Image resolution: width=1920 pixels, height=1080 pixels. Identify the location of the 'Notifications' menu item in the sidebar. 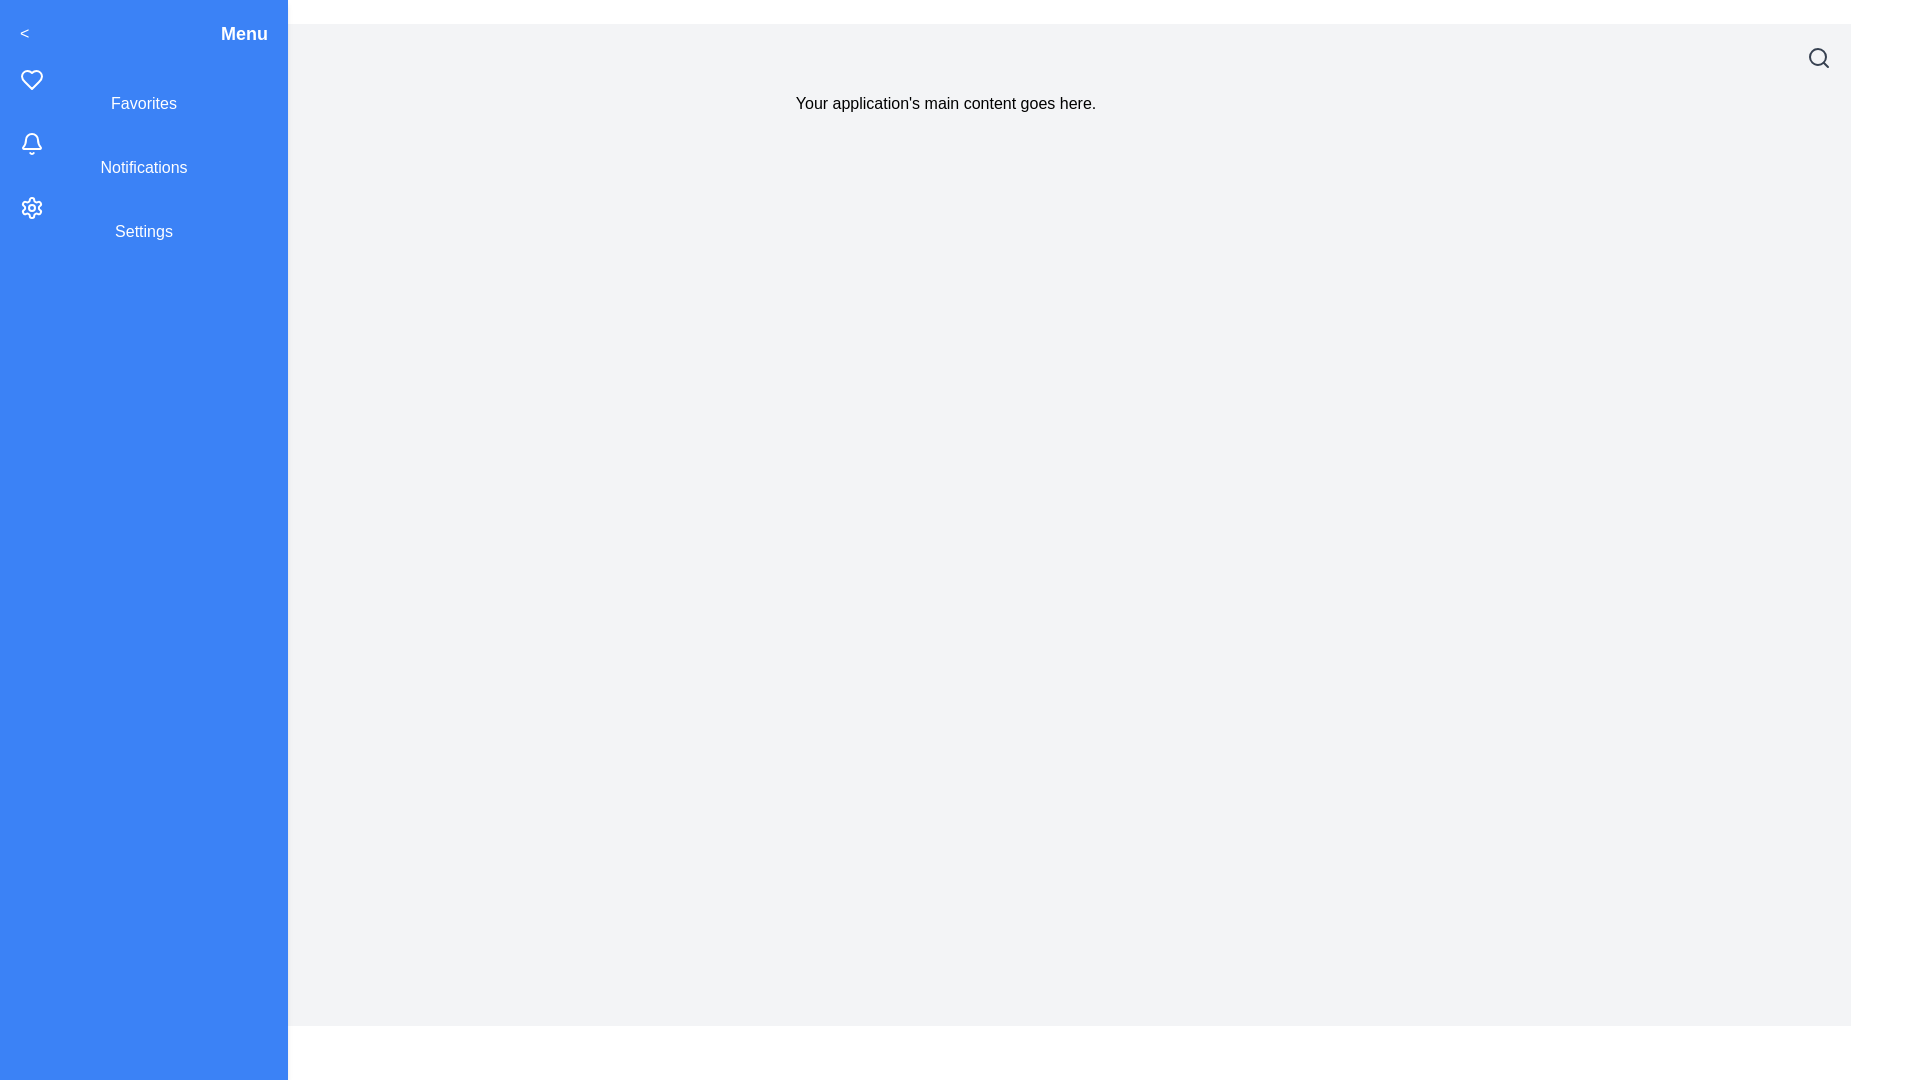
(143, 154).